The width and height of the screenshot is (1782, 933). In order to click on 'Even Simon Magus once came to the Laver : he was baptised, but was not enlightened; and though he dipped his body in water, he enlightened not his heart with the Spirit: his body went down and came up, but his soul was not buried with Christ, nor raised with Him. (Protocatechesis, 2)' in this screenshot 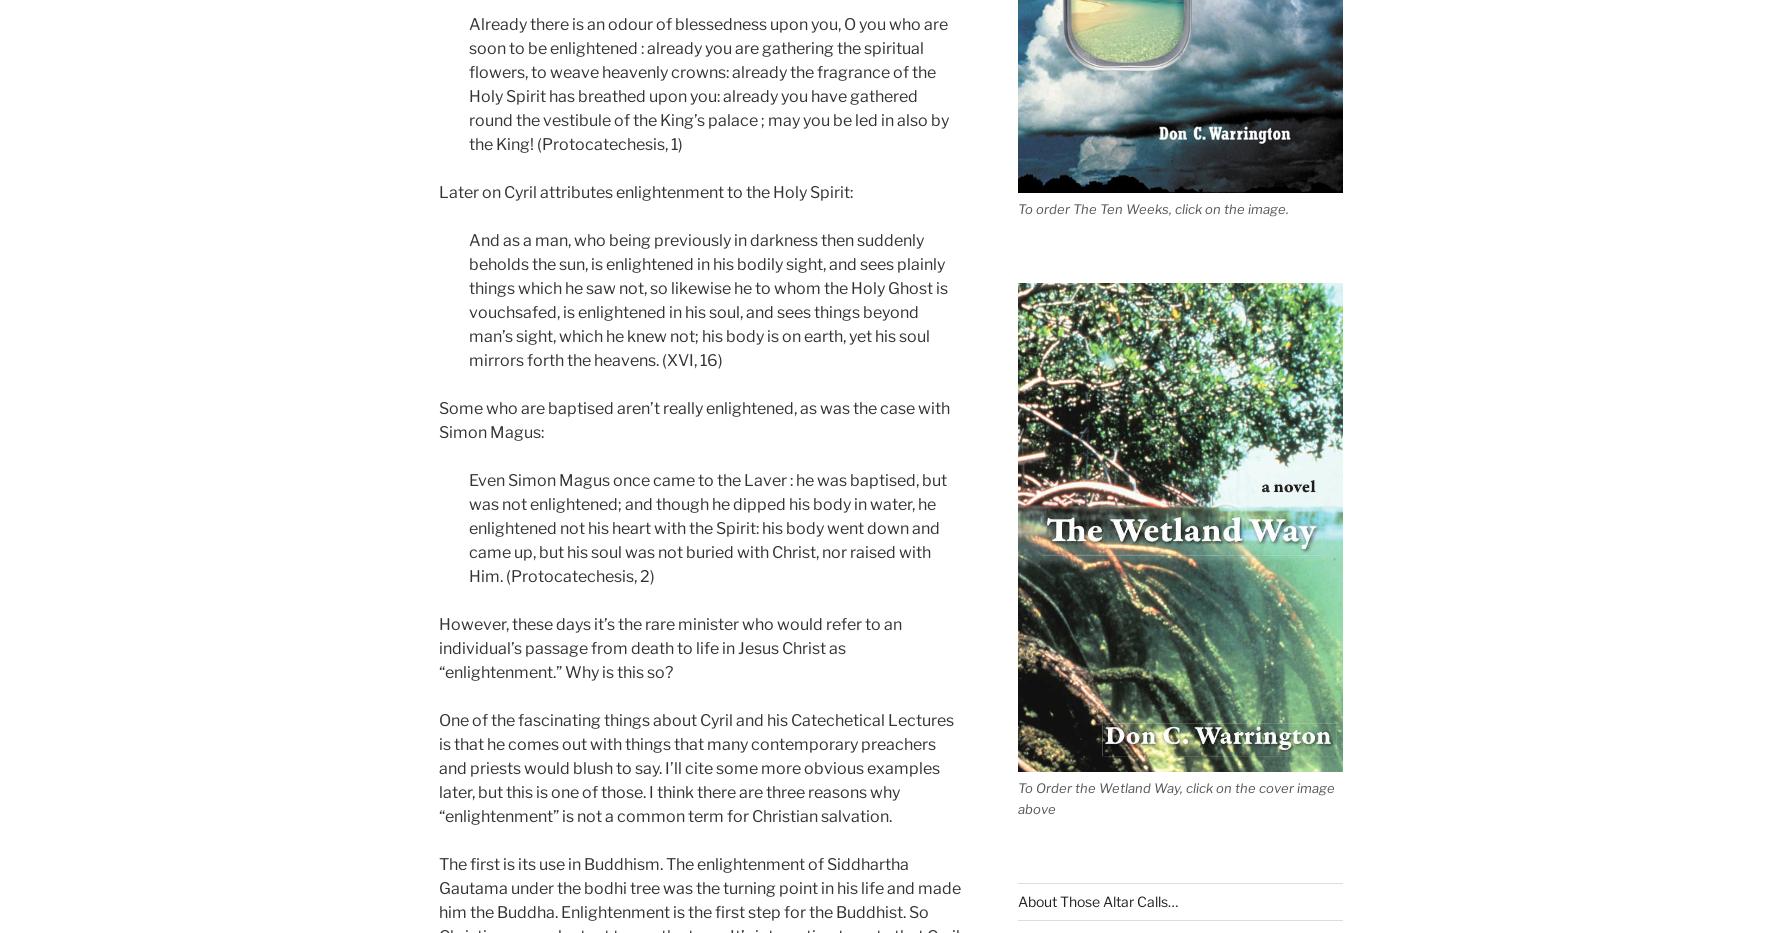, I will do `click(706, 526)`.